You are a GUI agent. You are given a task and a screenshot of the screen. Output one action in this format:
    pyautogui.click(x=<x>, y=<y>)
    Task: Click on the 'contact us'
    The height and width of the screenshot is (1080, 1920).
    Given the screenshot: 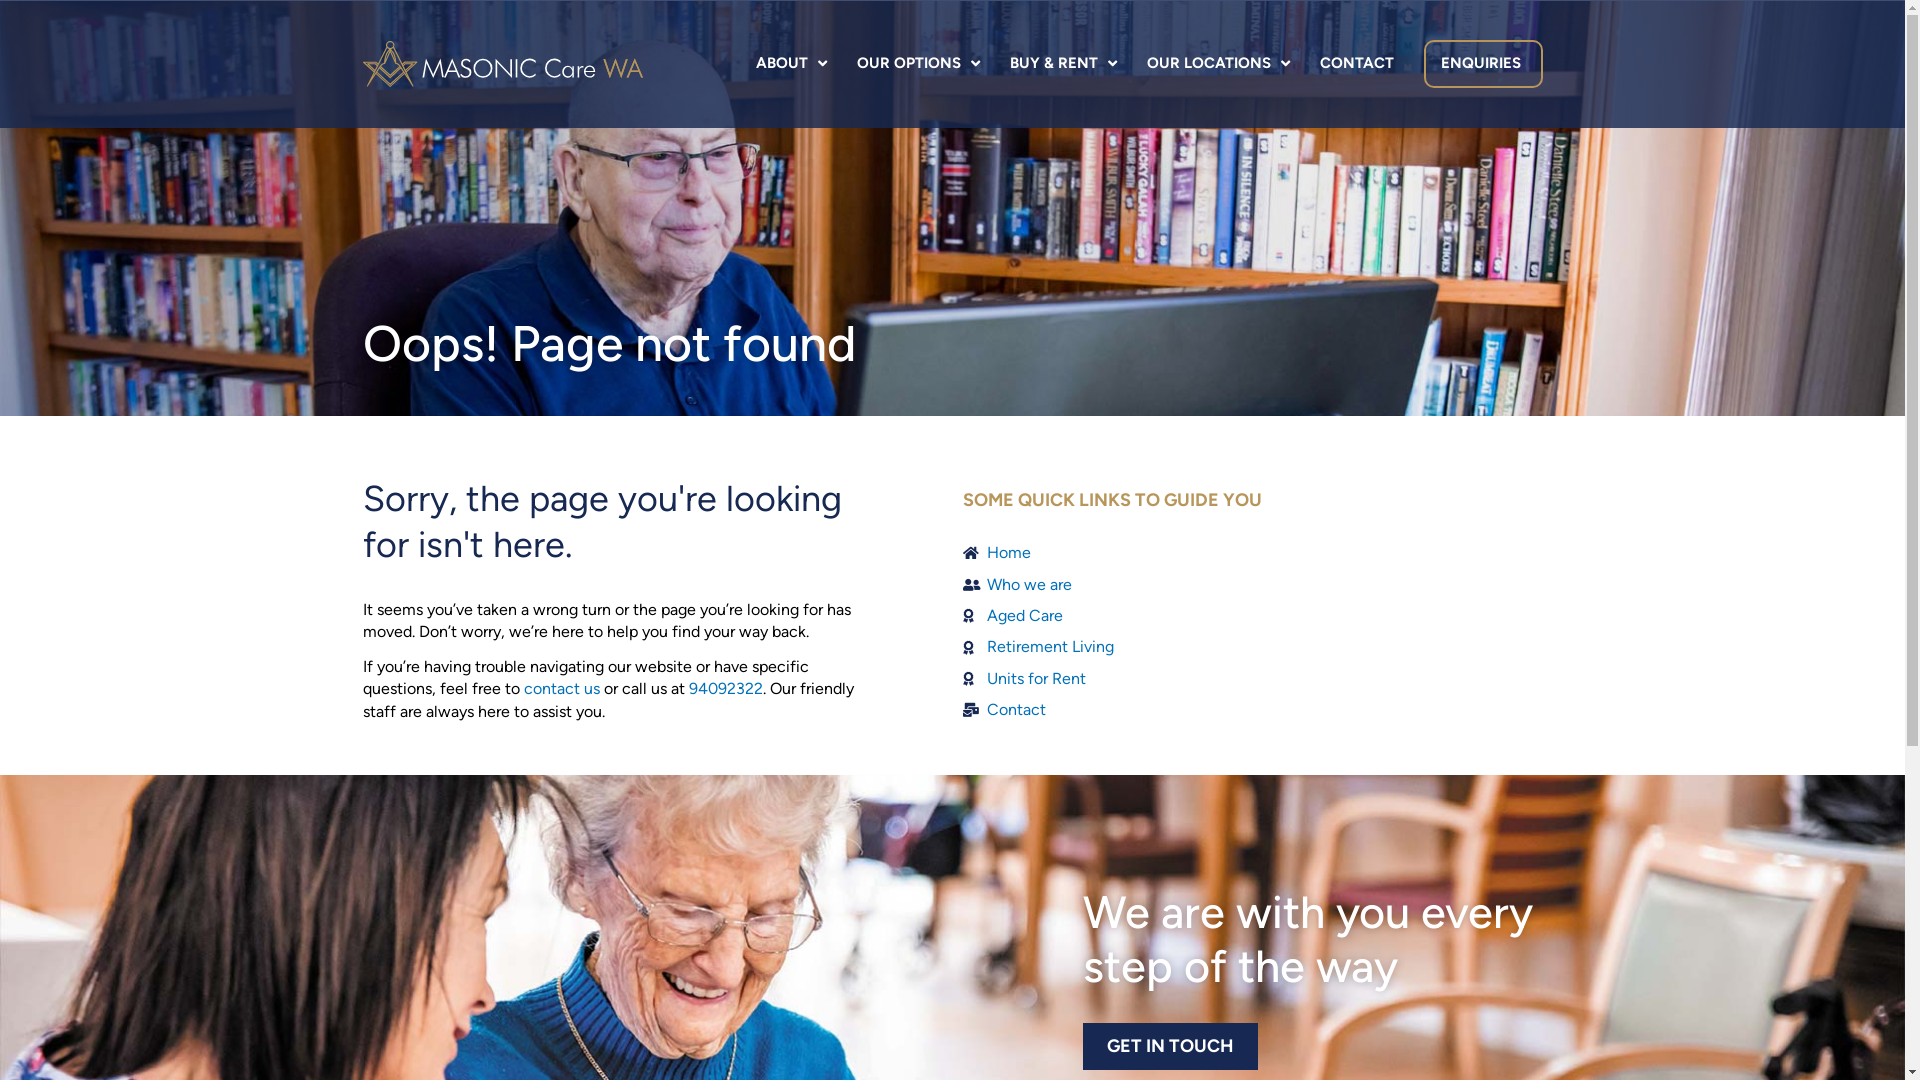 What is the action you would take?
    pyautogui.click(x=560, y=687)
    